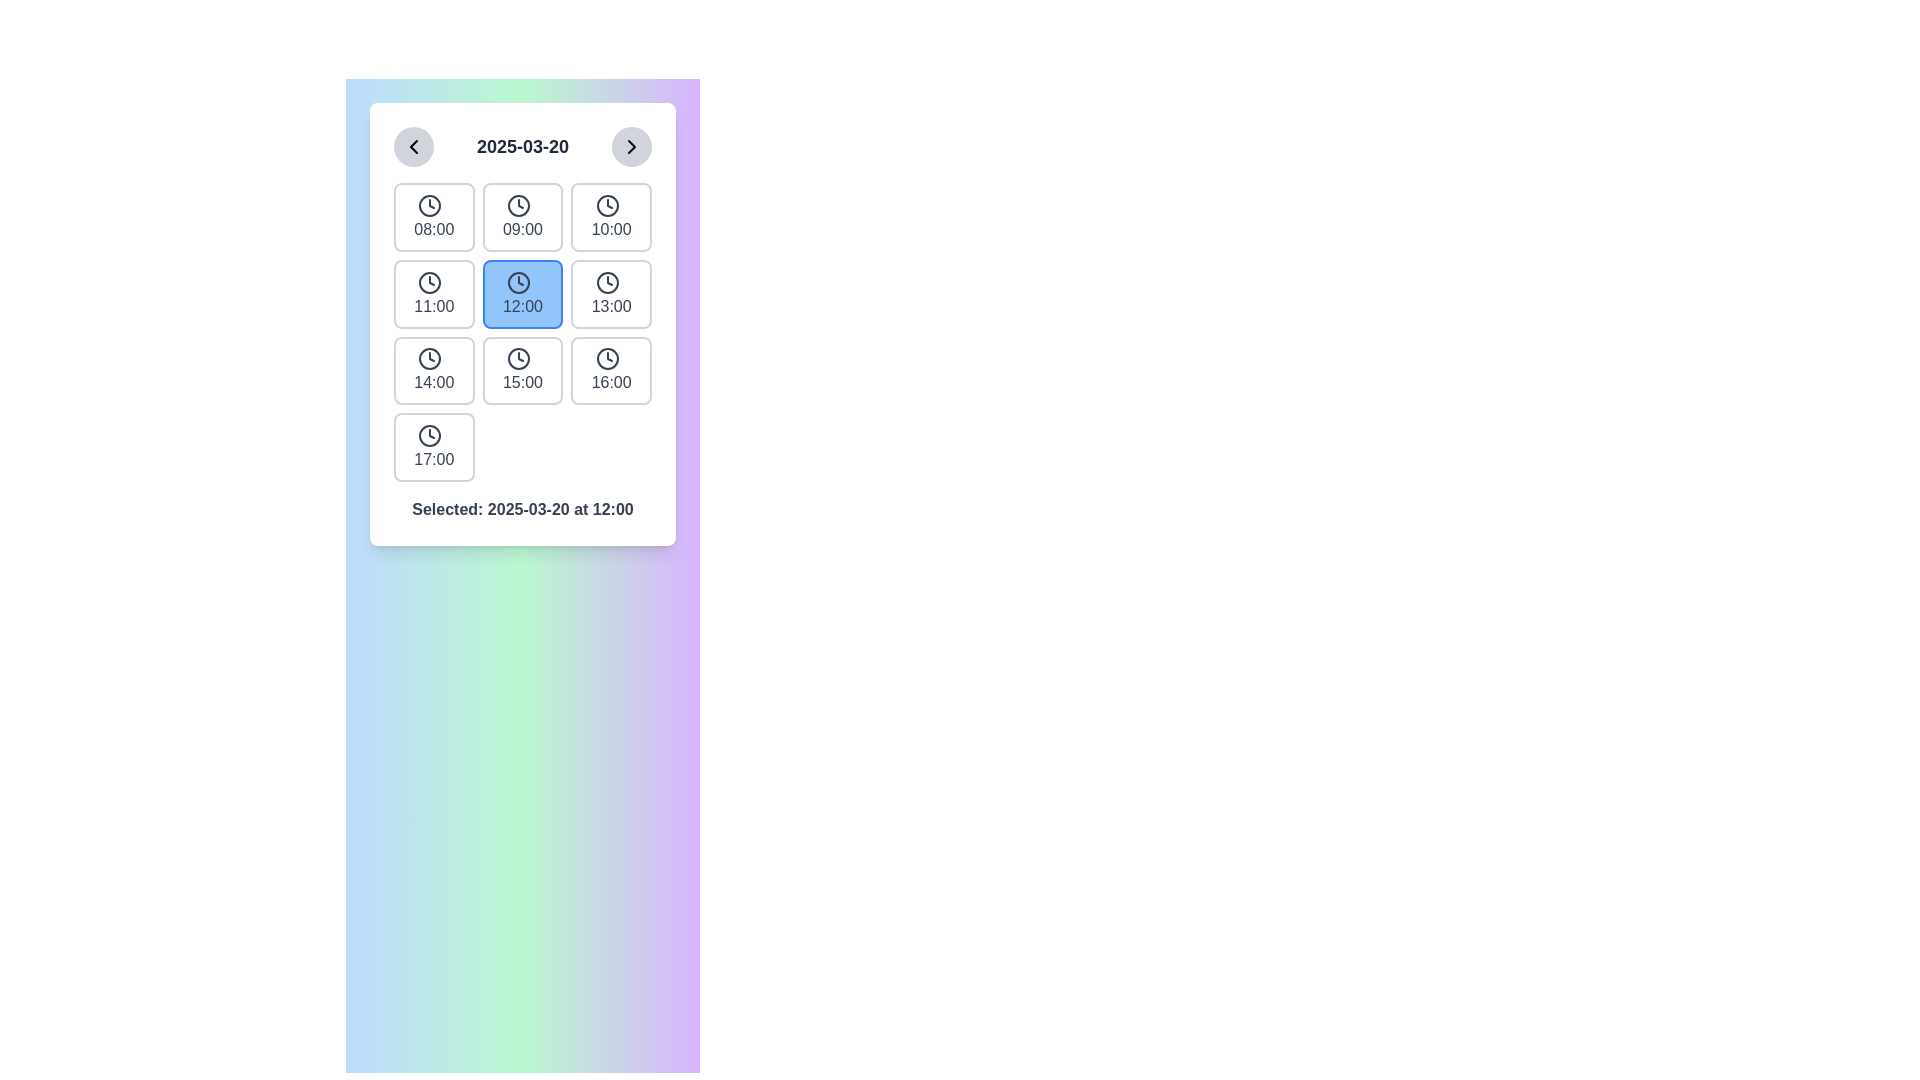  I want to click on the SVG circle element representing the clock face's outline for the 12:00 time slot in the interface, so click(518, 282).